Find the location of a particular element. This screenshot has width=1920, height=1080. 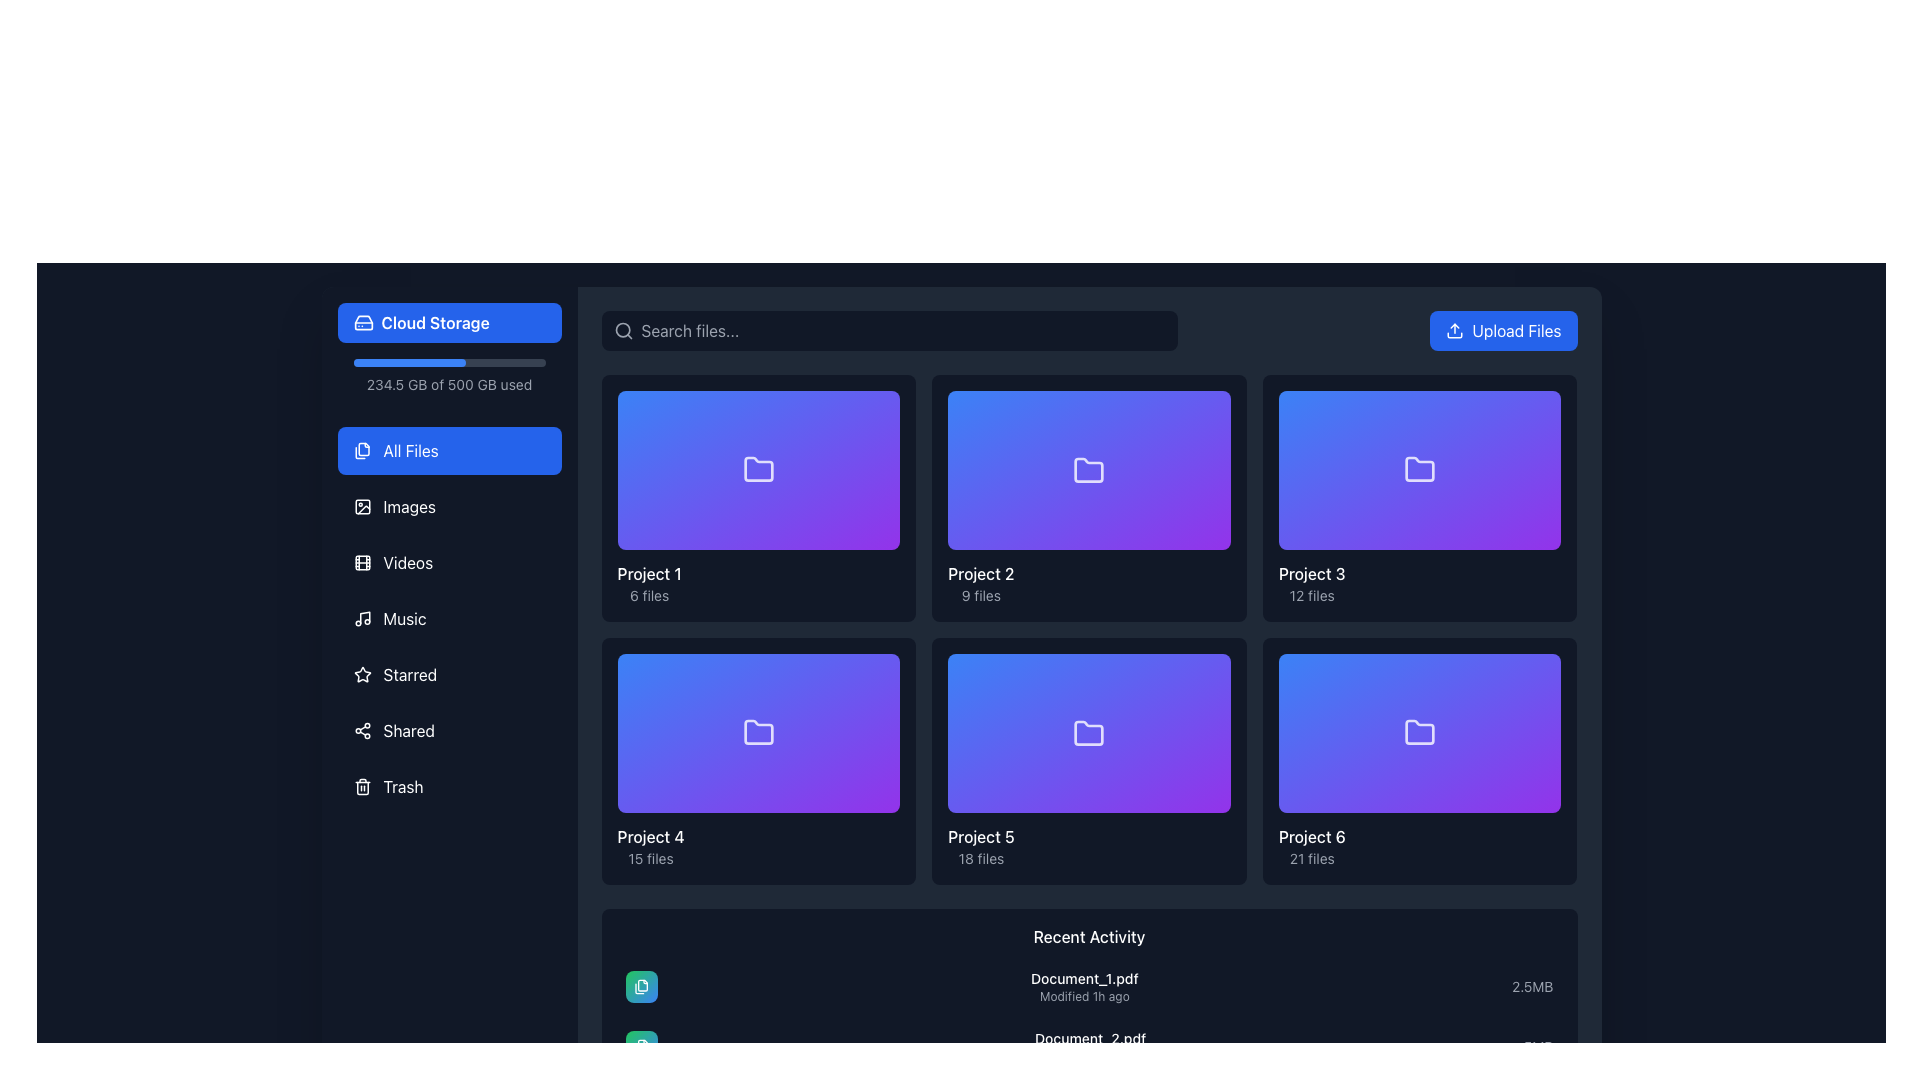

the 'Project 1' card-like UI component in the top-left corner of the grid is located at coordinates (757, 470).